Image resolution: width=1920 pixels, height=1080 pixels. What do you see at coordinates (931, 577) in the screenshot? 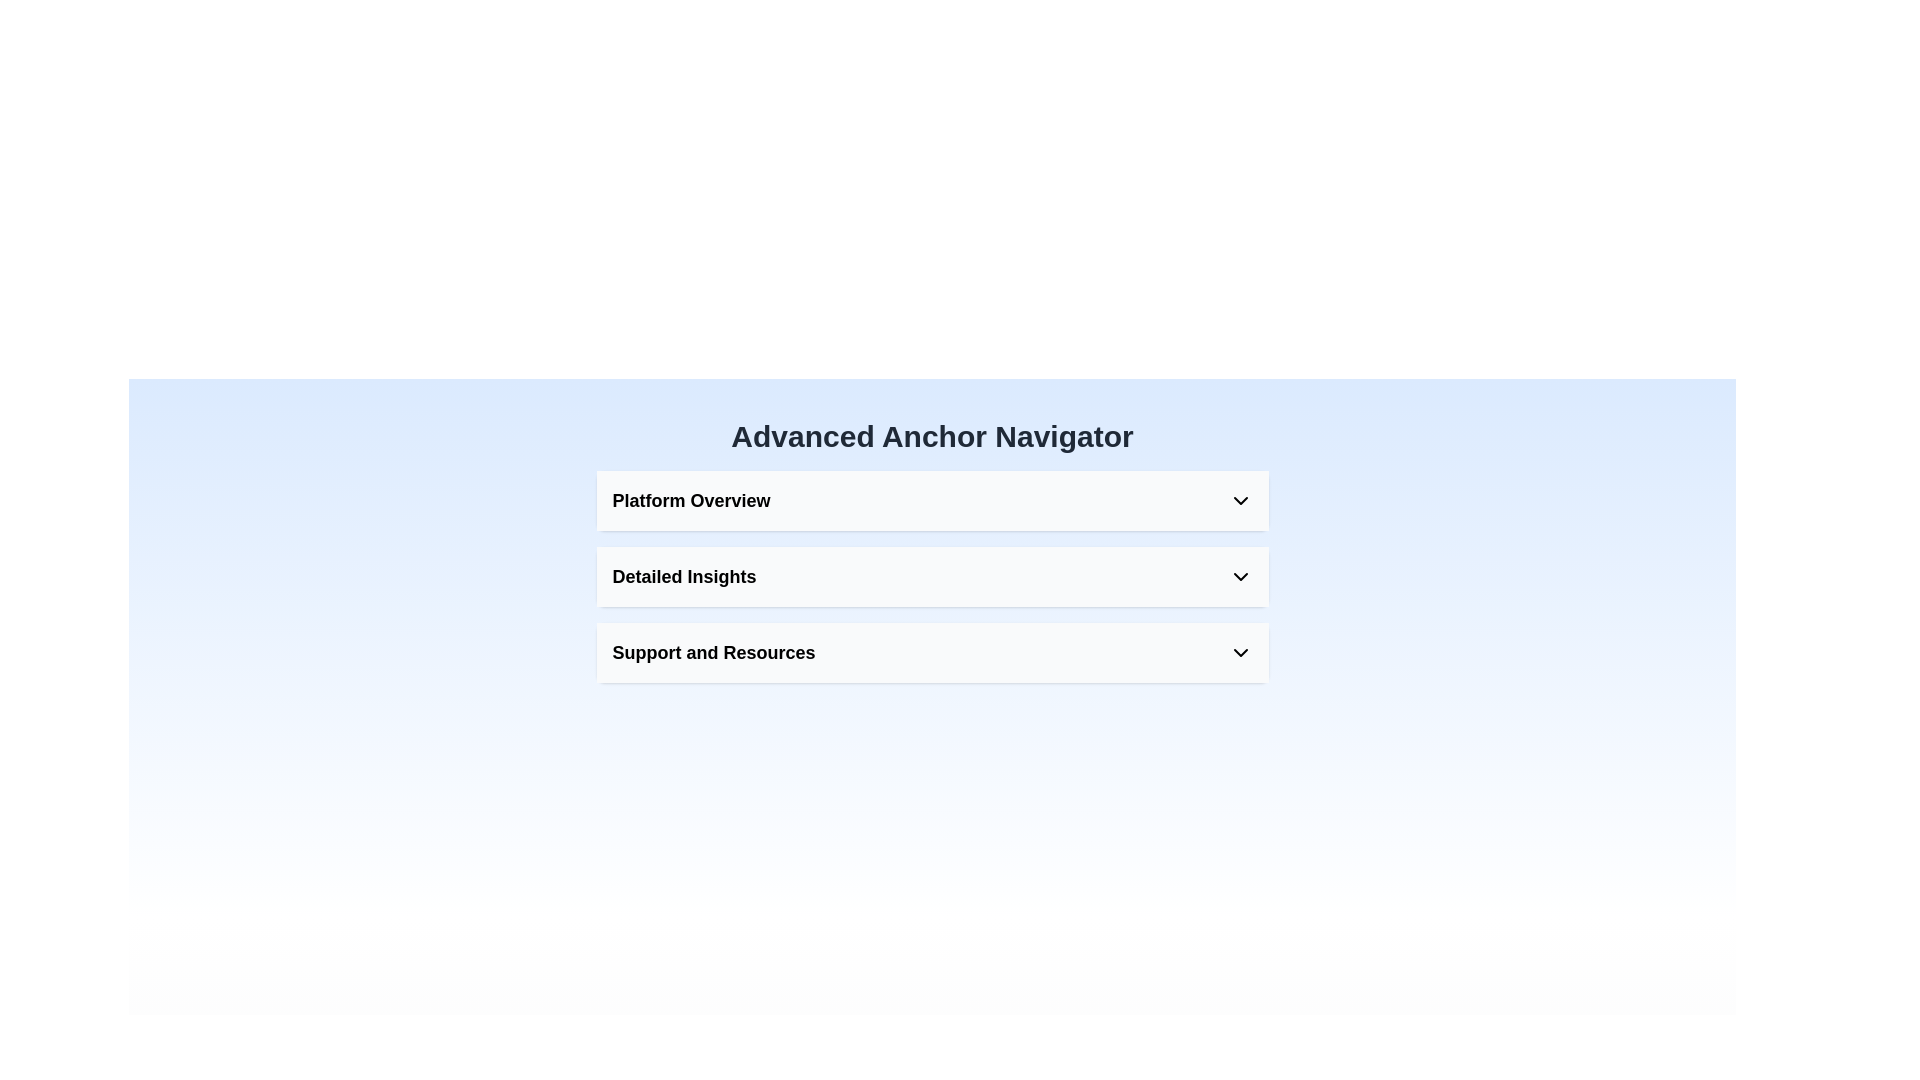
I see `the Collapsible Panel or Expandable Section that provides access to 'Detailed Insights' to trigger a tooltip or highlight` at bounding box center [931, 577].